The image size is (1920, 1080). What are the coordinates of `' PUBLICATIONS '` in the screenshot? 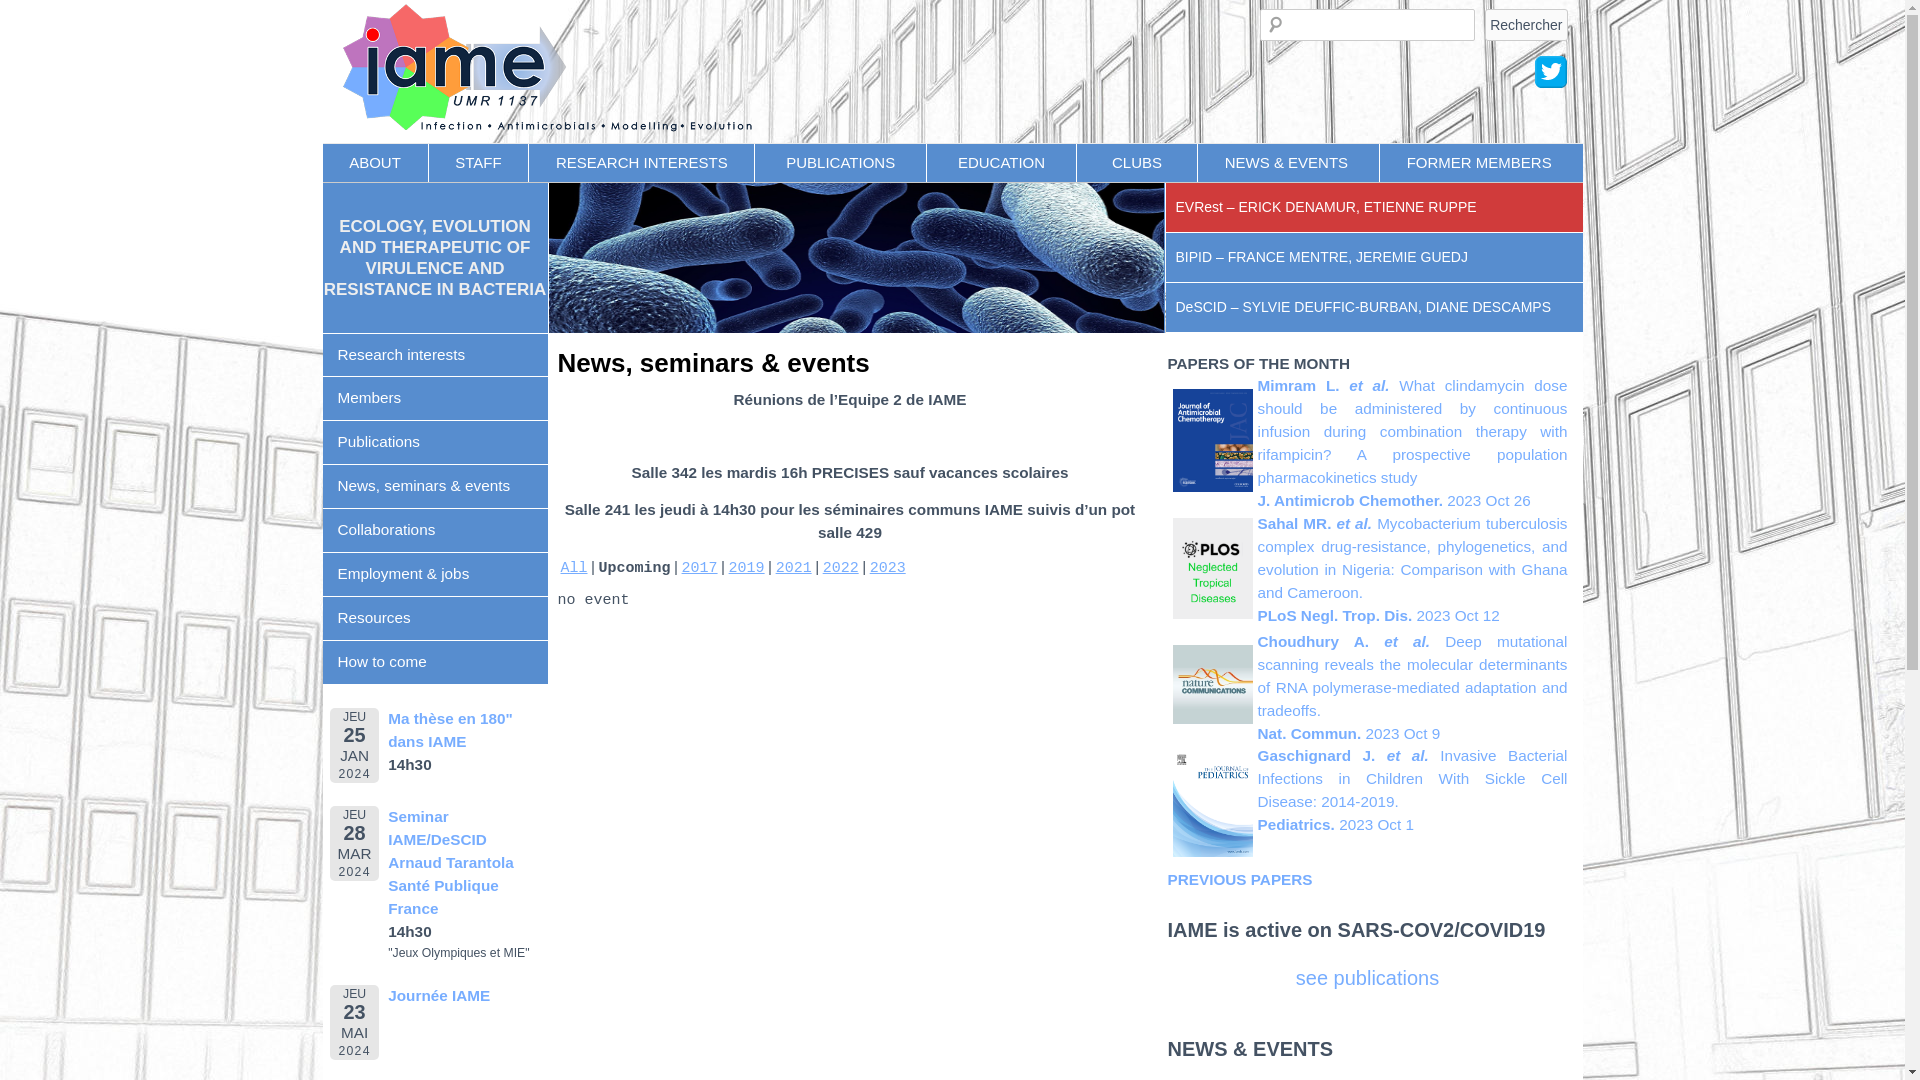 It's located at (840, 161).